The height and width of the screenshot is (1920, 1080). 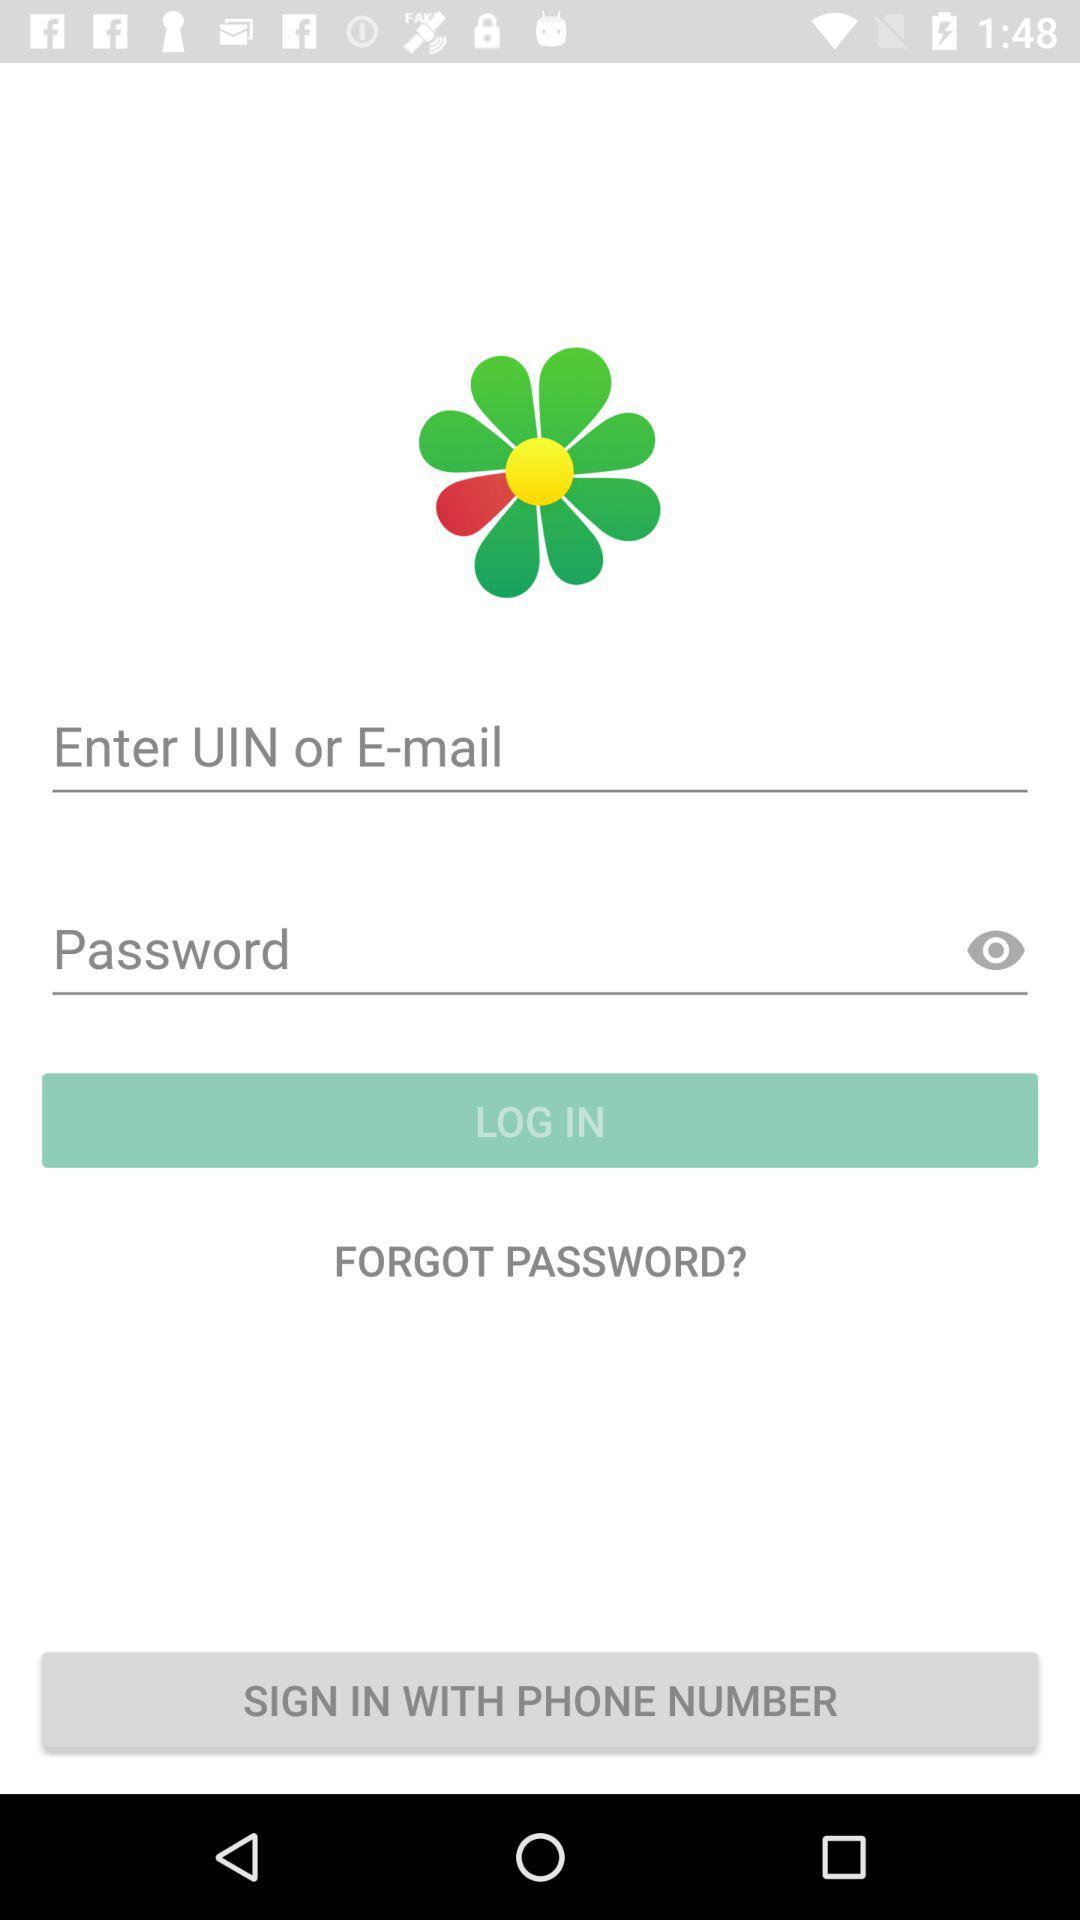 I want to click on sign in with icon, so click(x=540, y=1698).